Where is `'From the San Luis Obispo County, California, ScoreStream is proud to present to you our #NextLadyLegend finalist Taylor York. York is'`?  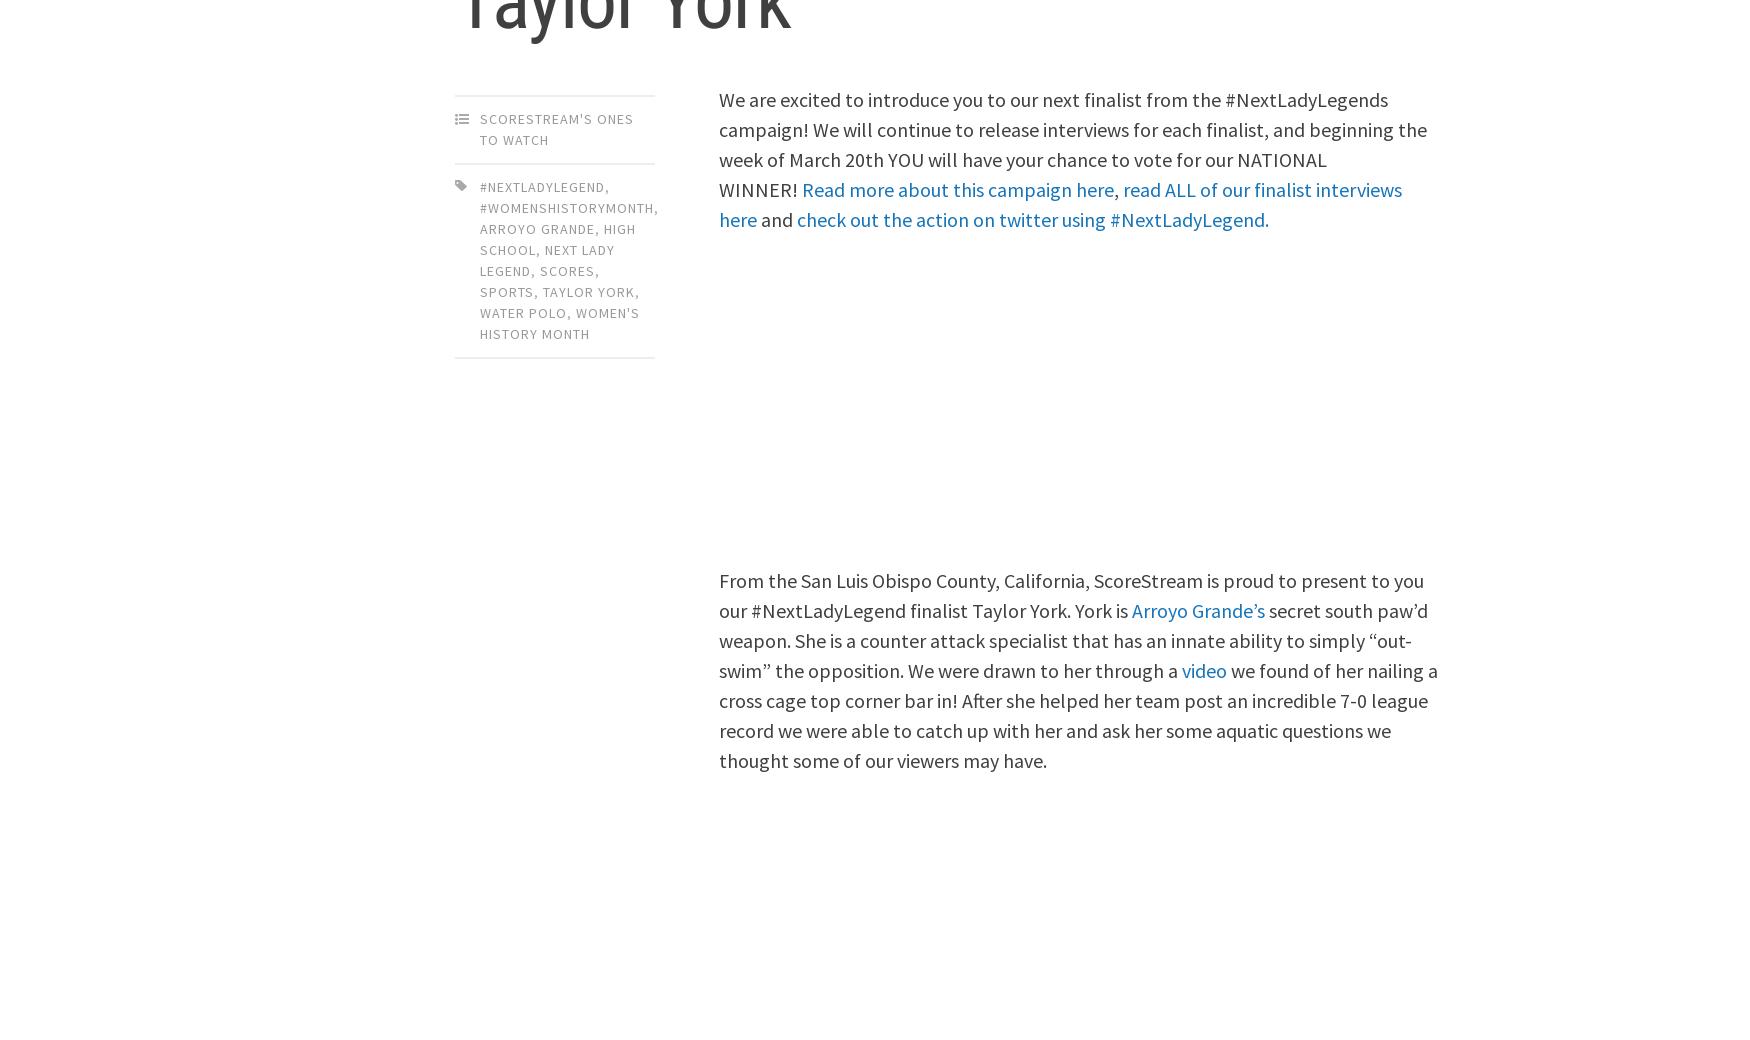 'From the San Luis Obispo County, California, ScoreStream is proud to present to you our #NextLadyLegend finalist Taylor York. York is' is located at coordinates (719, 593).